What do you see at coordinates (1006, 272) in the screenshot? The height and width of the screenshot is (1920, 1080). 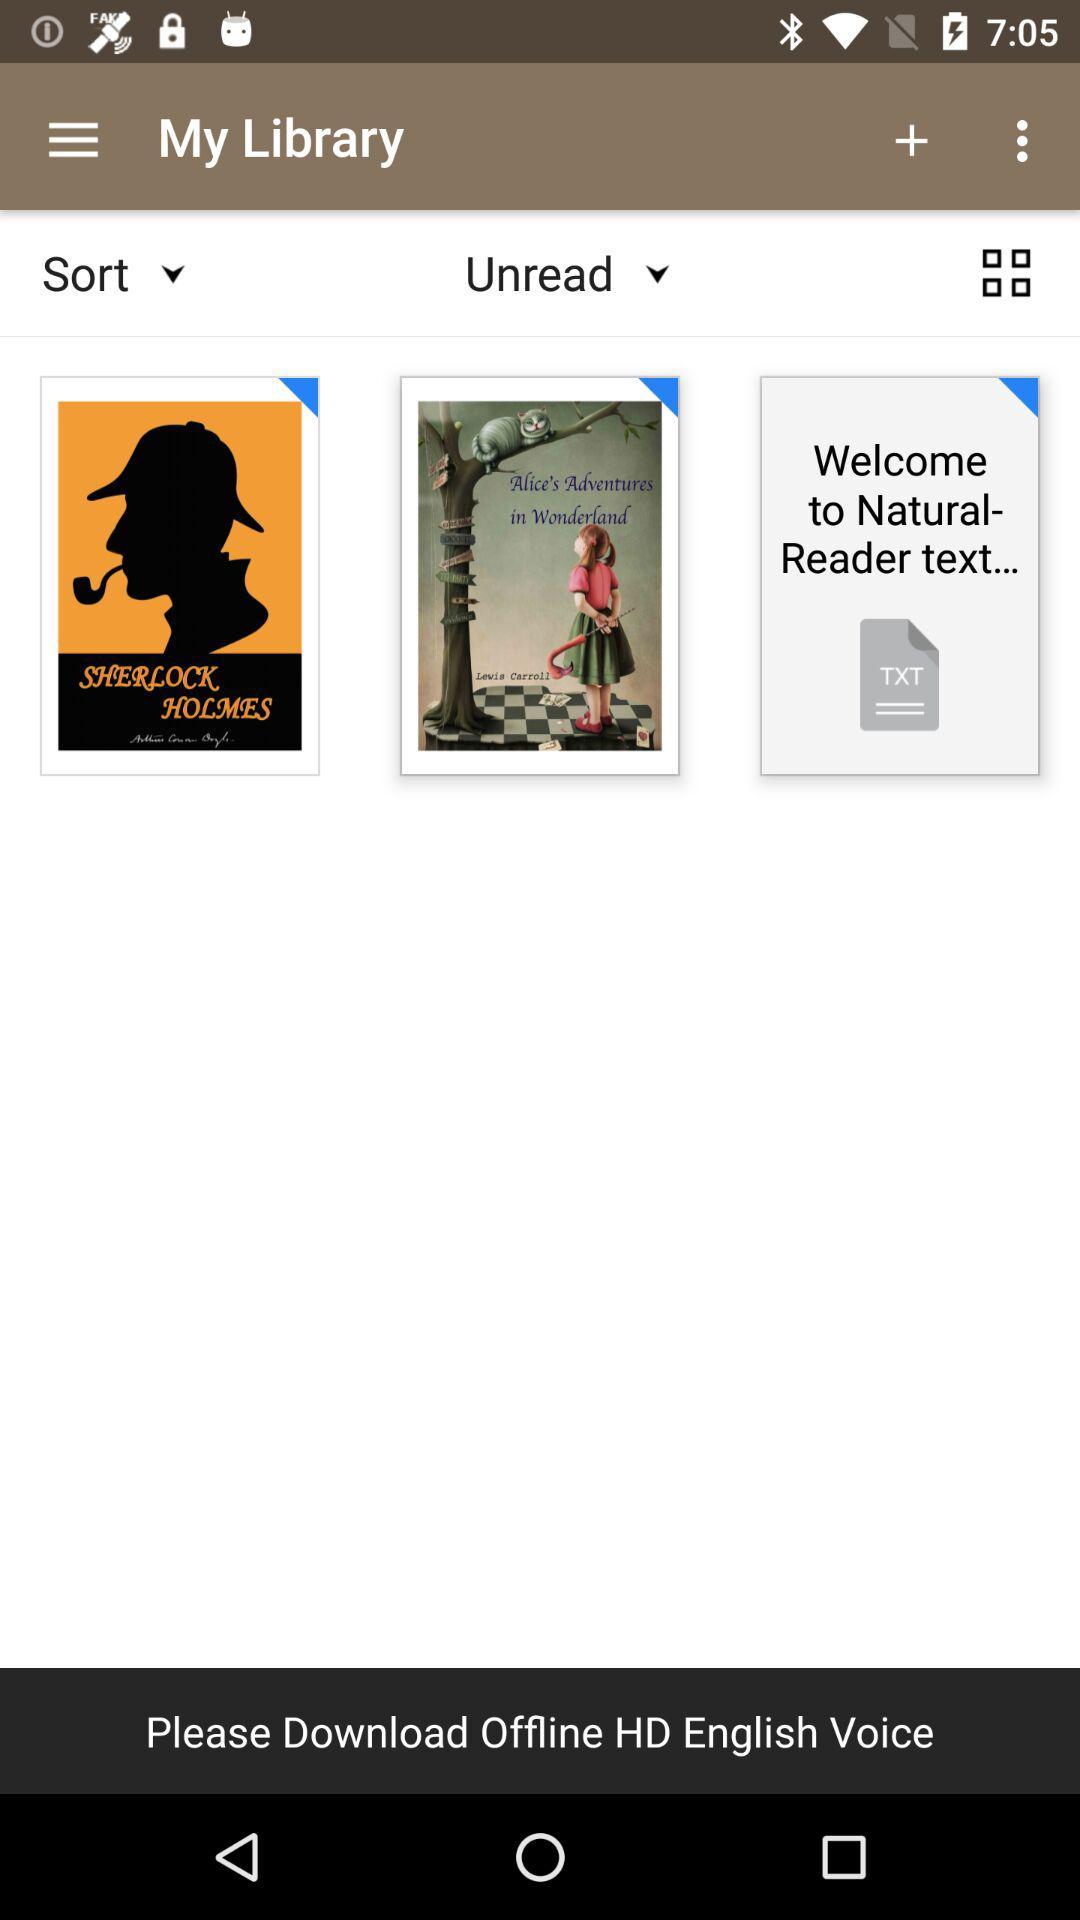 I see `menu option` at bounding box center [1006, 272].